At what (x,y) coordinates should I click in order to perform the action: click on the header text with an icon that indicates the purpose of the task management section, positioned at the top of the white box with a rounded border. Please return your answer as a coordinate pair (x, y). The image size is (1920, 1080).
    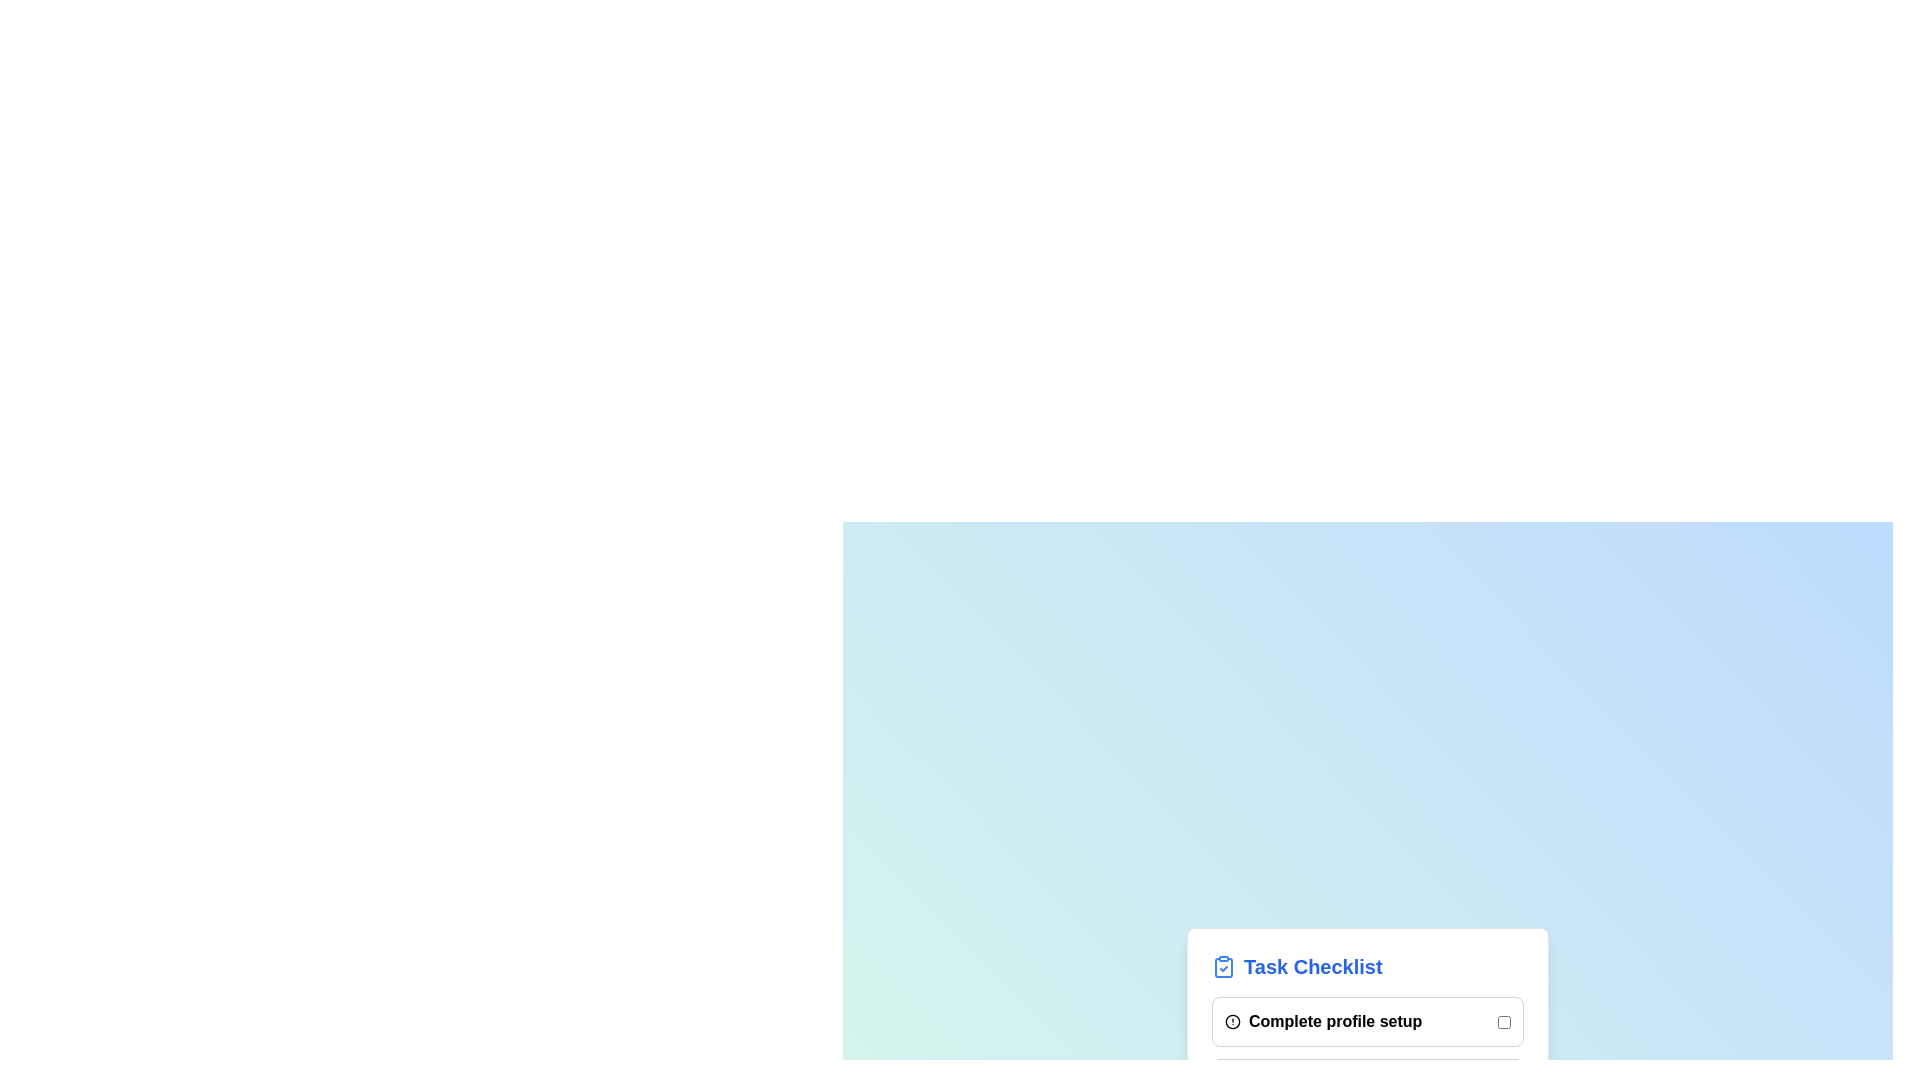
    Looking at the image, I should click on (1367, 966).